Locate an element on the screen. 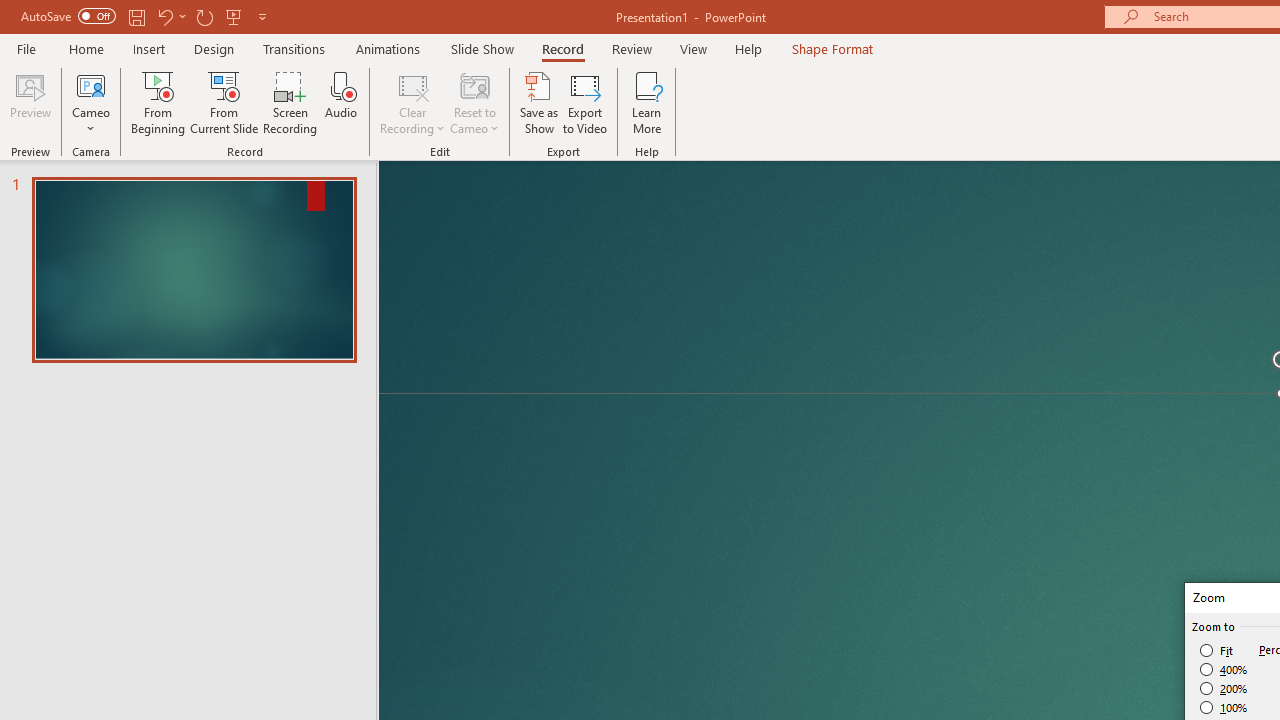 This screenshot has height=720, width=1280. 'From Beginning...' is located at coordinates (157, 103).